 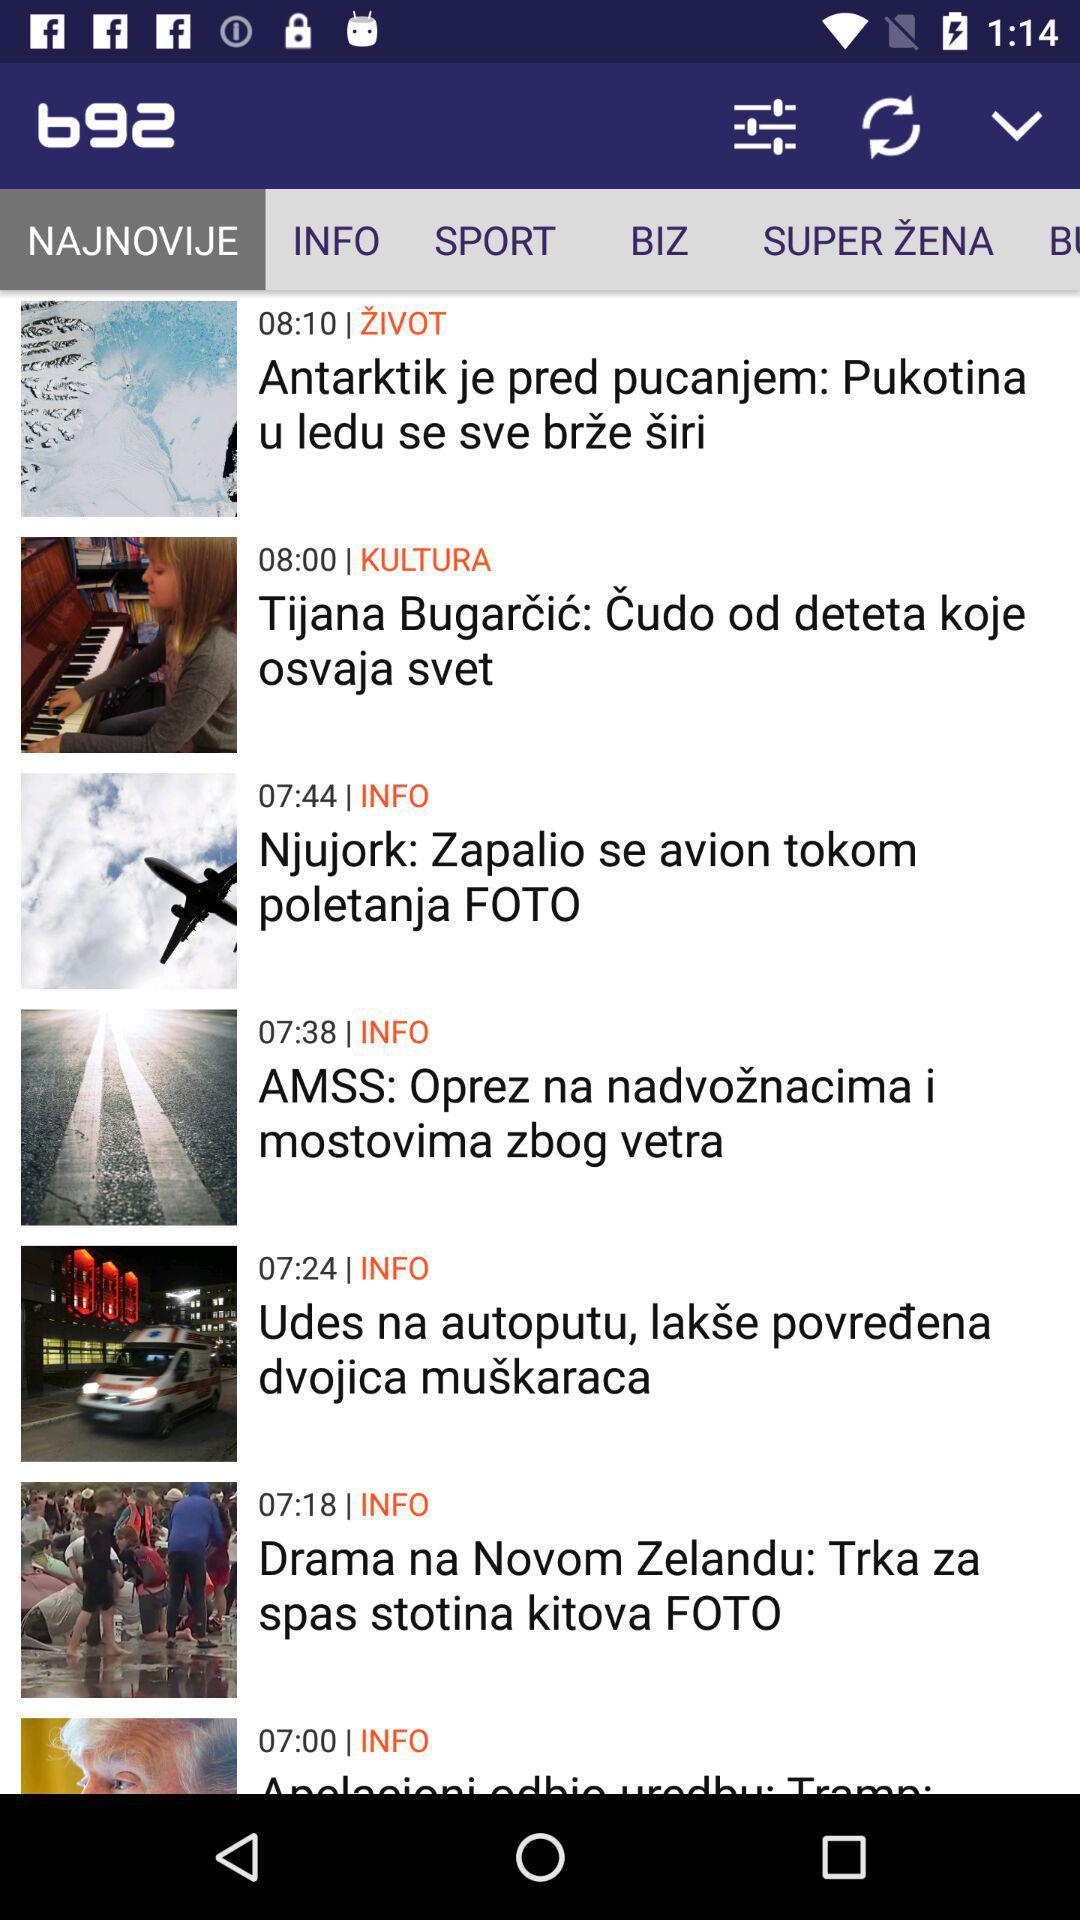 What do you see at coordinates (424, 558) in the screenshot?
I see `icon below the antarktik je pred` at bounding box center [424, 558].